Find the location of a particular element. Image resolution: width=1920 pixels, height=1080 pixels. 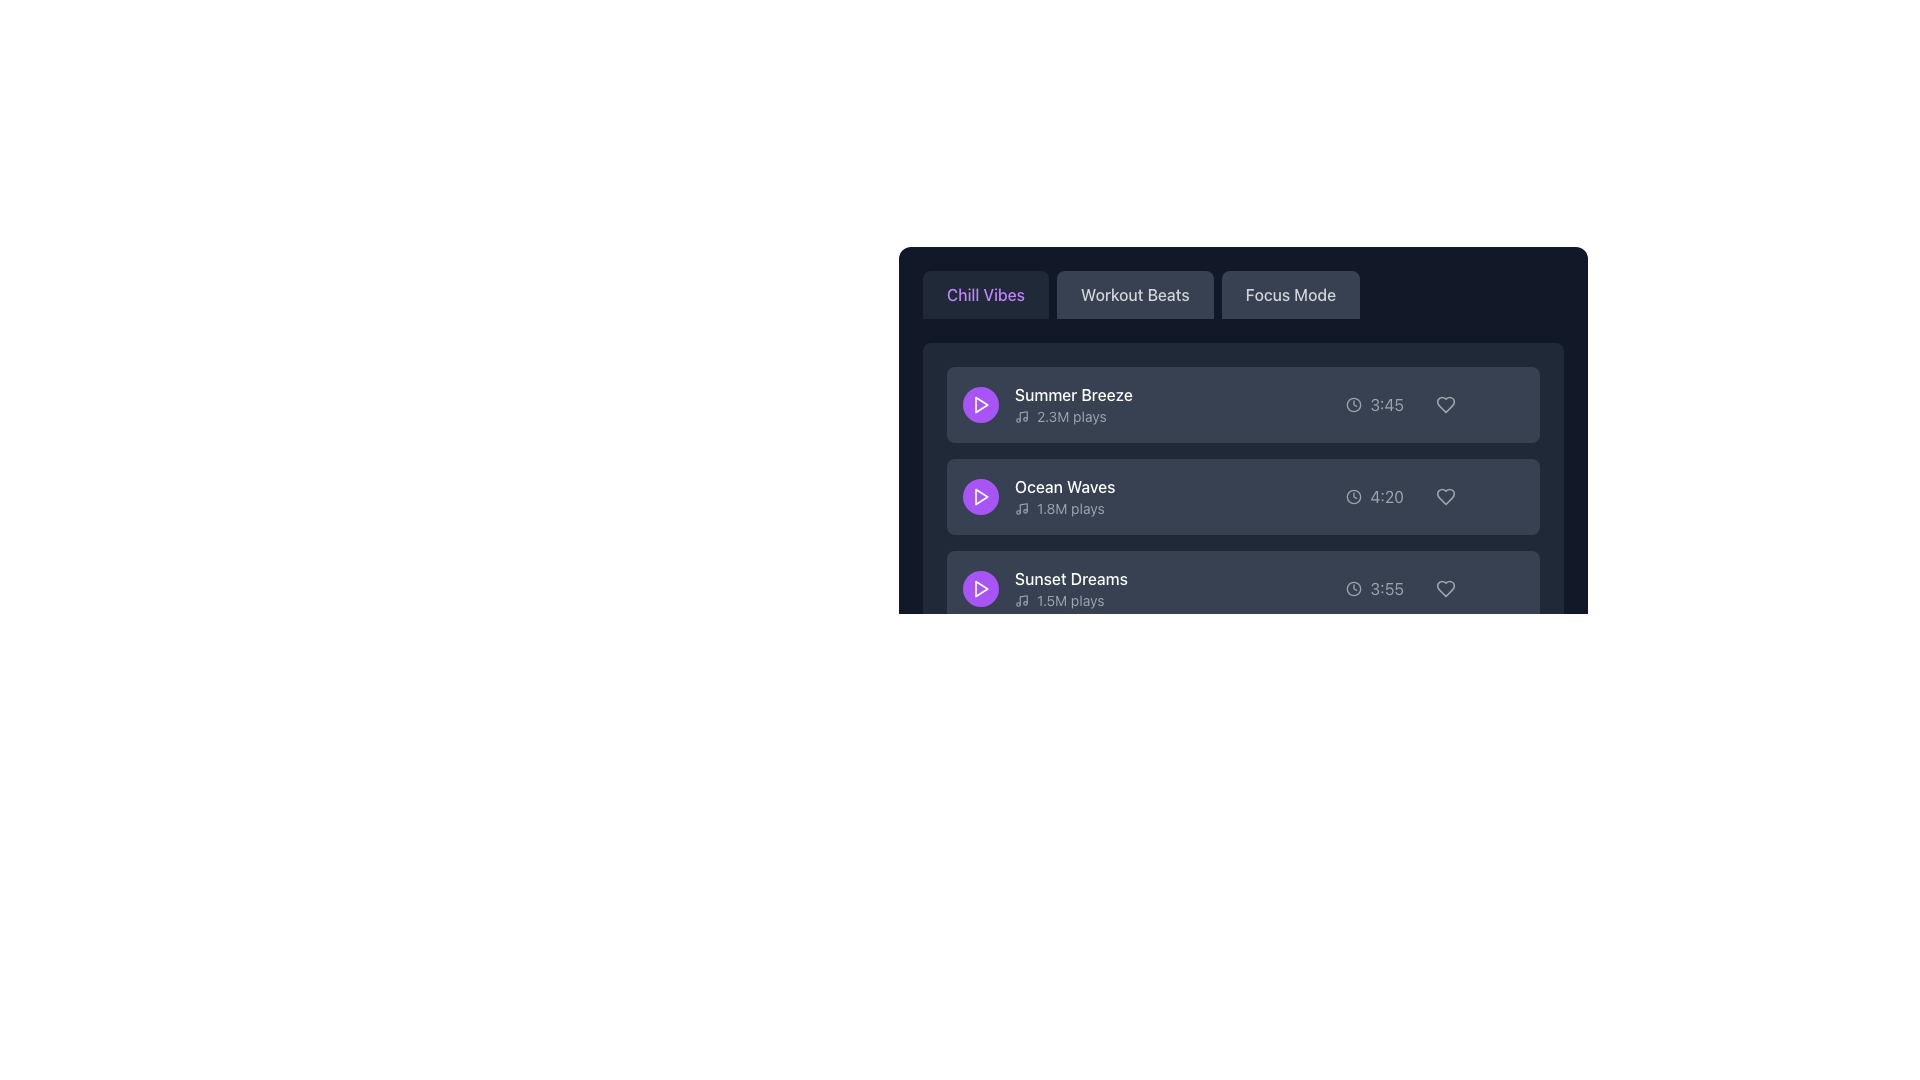

the third heart icon in the bottom track row labeled 'Sunset Dreams' to favorite the item is located at coordinates (1445, 588).